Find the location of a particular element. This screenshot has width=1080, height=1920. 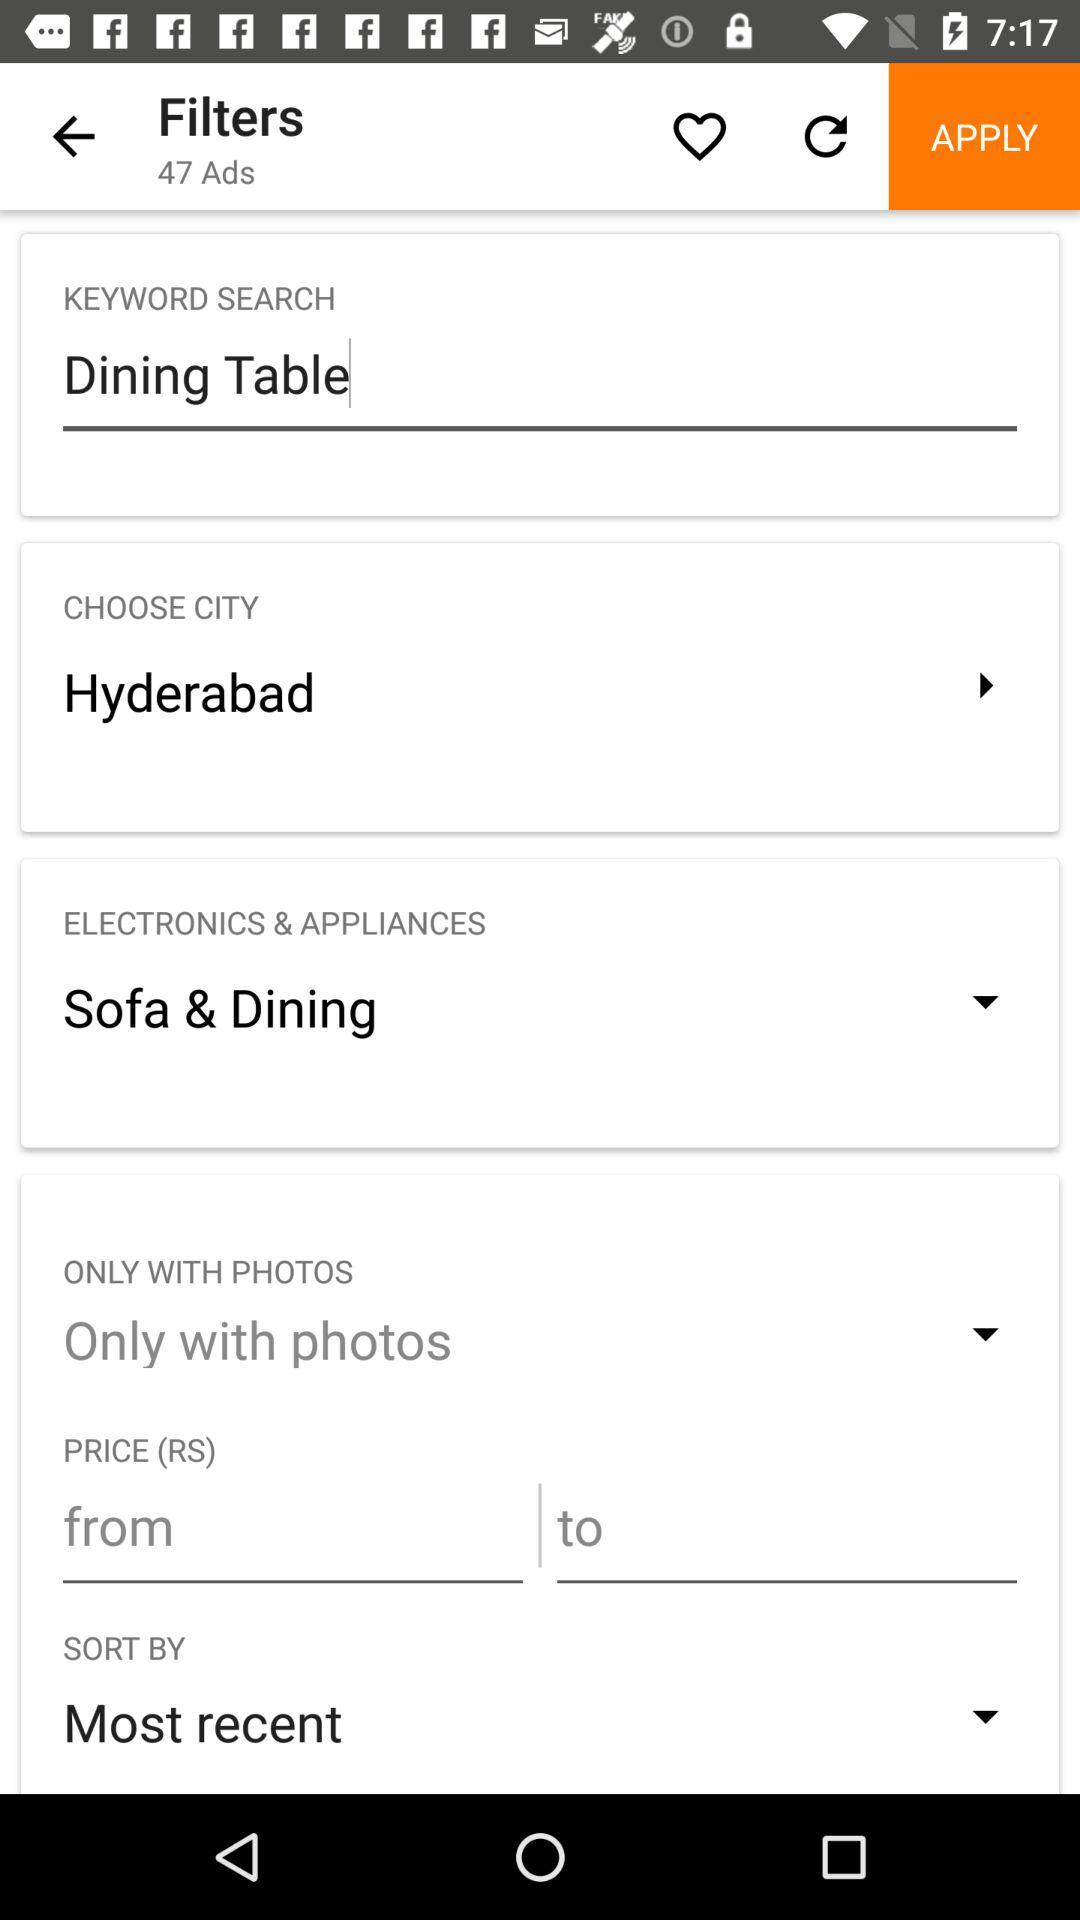

item above the keyword search is located at coordinates (983, 135).